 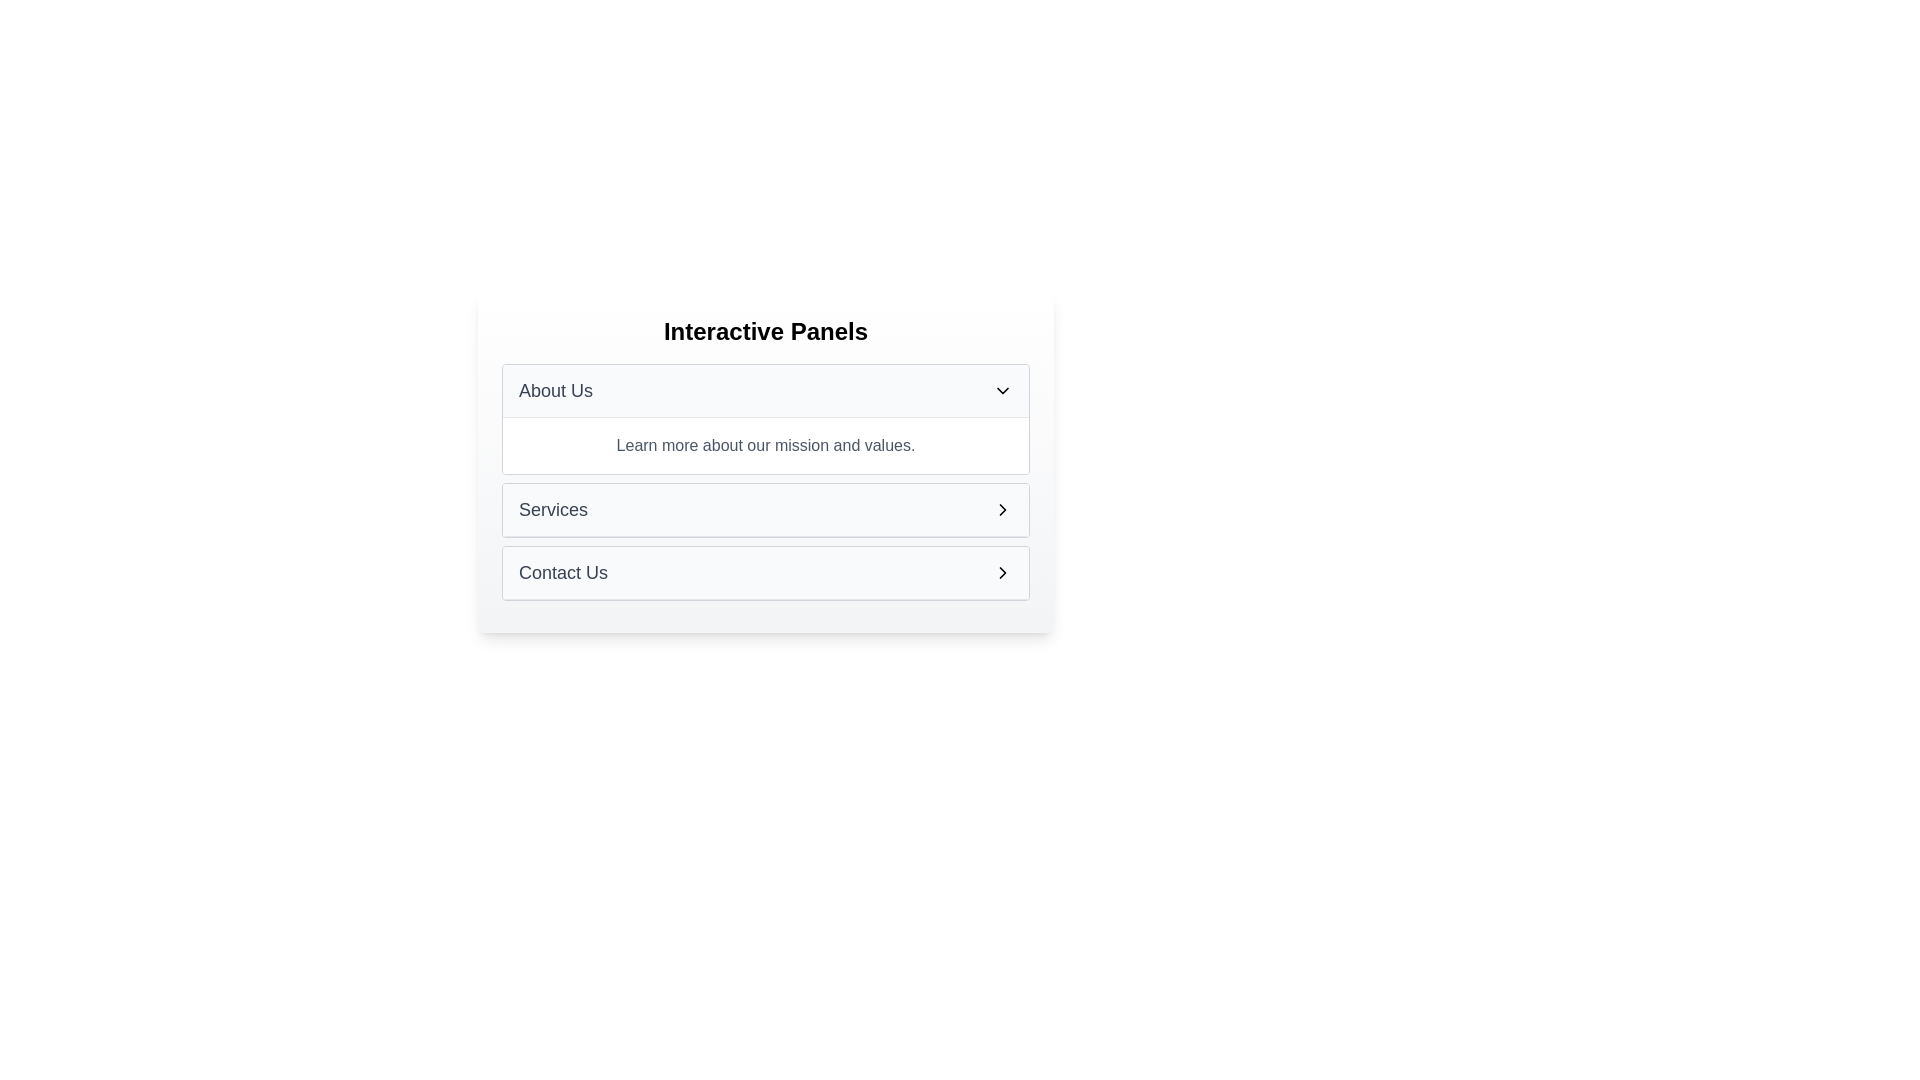 I want to click on the chevron icon located in the bottom-right corner of the 'Contact Us' menu option, so click(x=1003, y=573).